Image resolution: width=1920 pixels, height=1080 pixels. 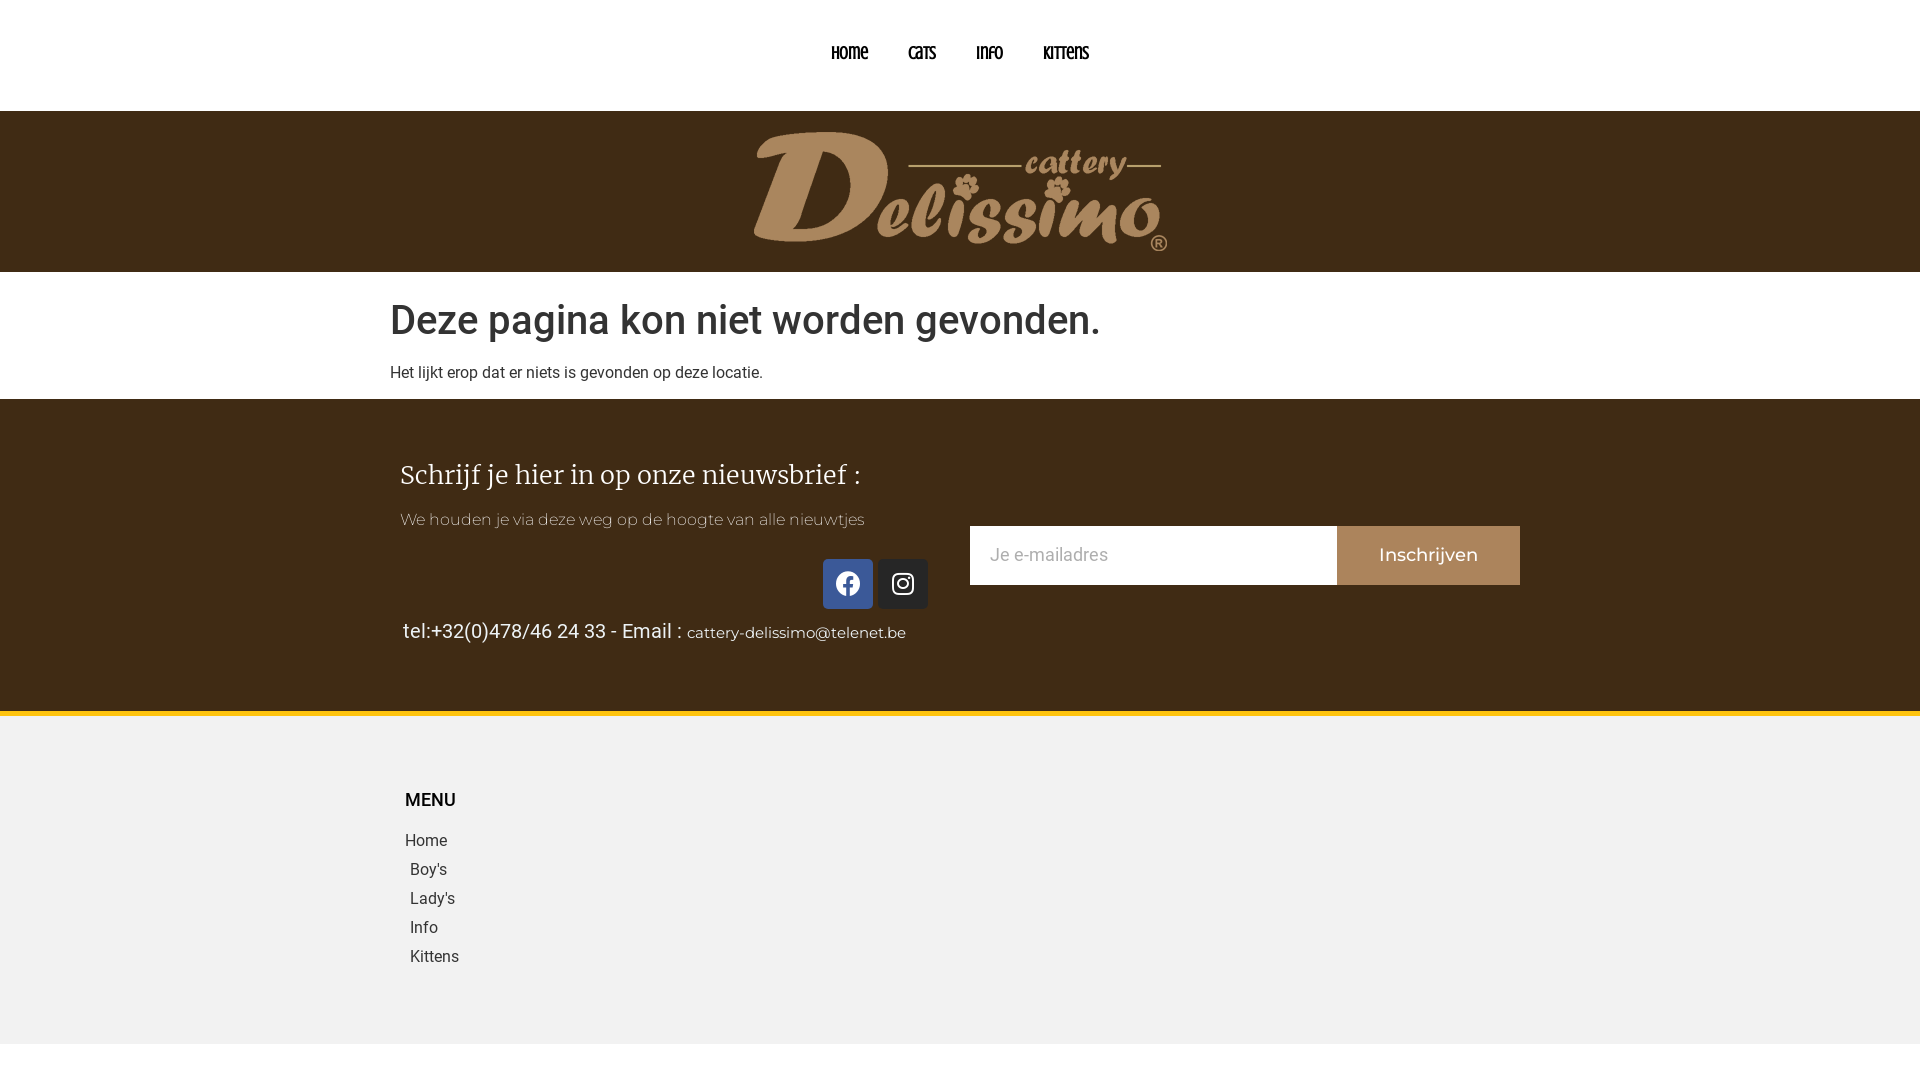 I want to click on 'Kittens', so click(x=403, y=955).